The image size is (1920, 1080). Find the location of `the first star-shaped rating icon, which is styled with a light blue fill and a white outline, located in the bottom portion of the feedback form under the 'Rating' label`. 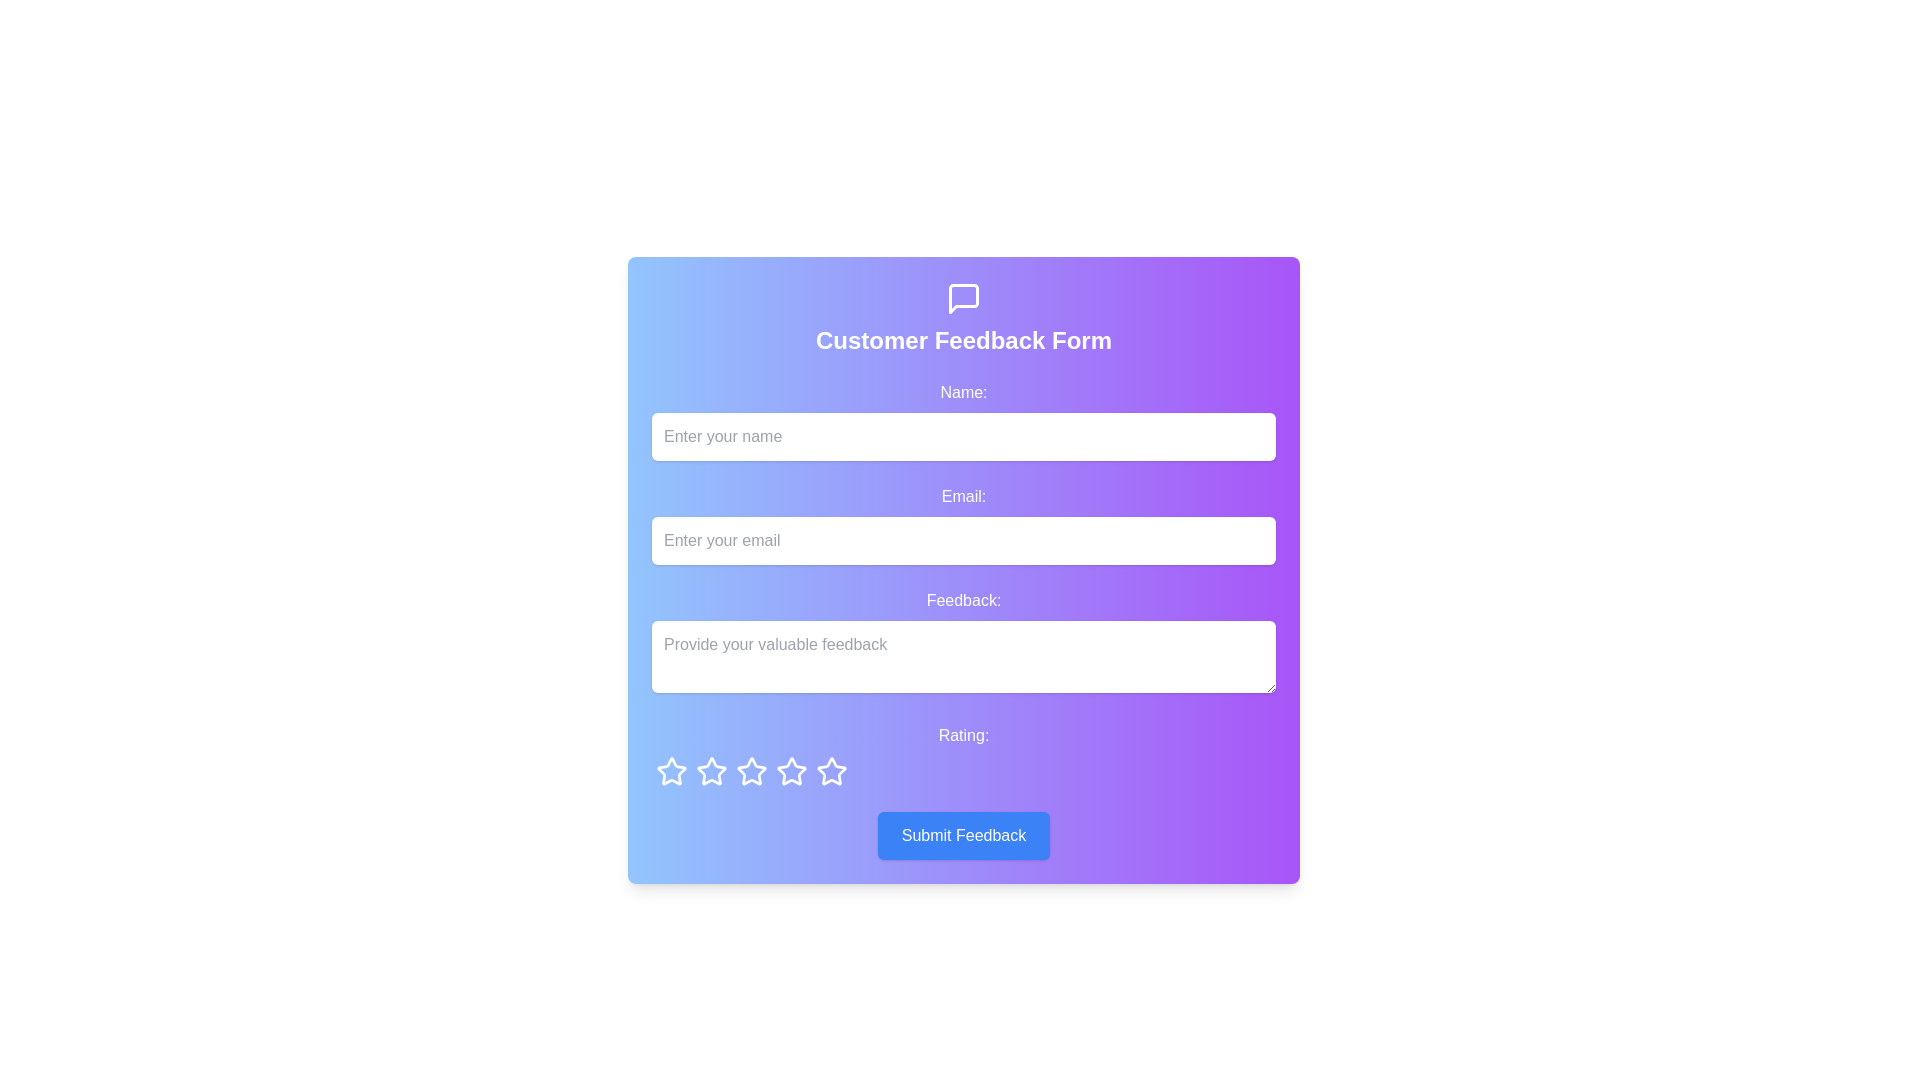

the first star-shaped rating icon, which is styled with a light blue fill and a white outline, located in the bottom portion of the feedback form under the 'Rating' label is located at coordinates (672, 770).